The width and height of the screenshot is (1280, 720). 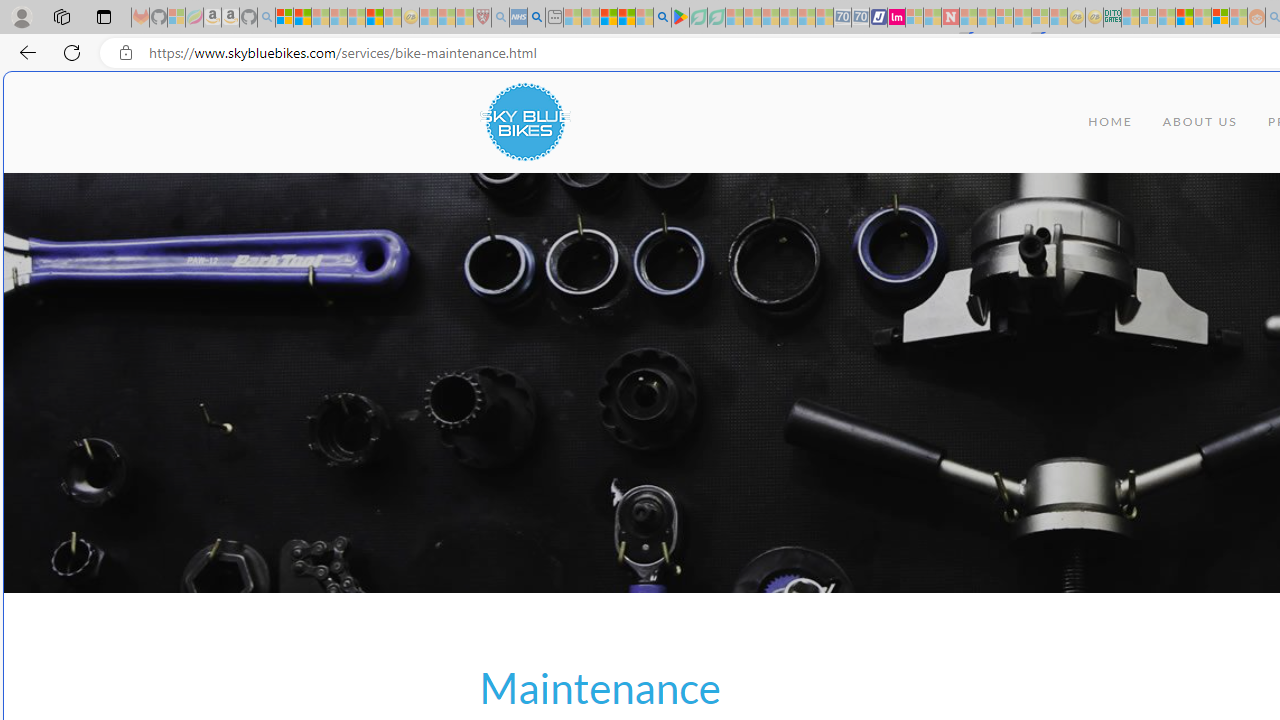 I want to click on 'Pets - MSN', so click(x=625, y=17).